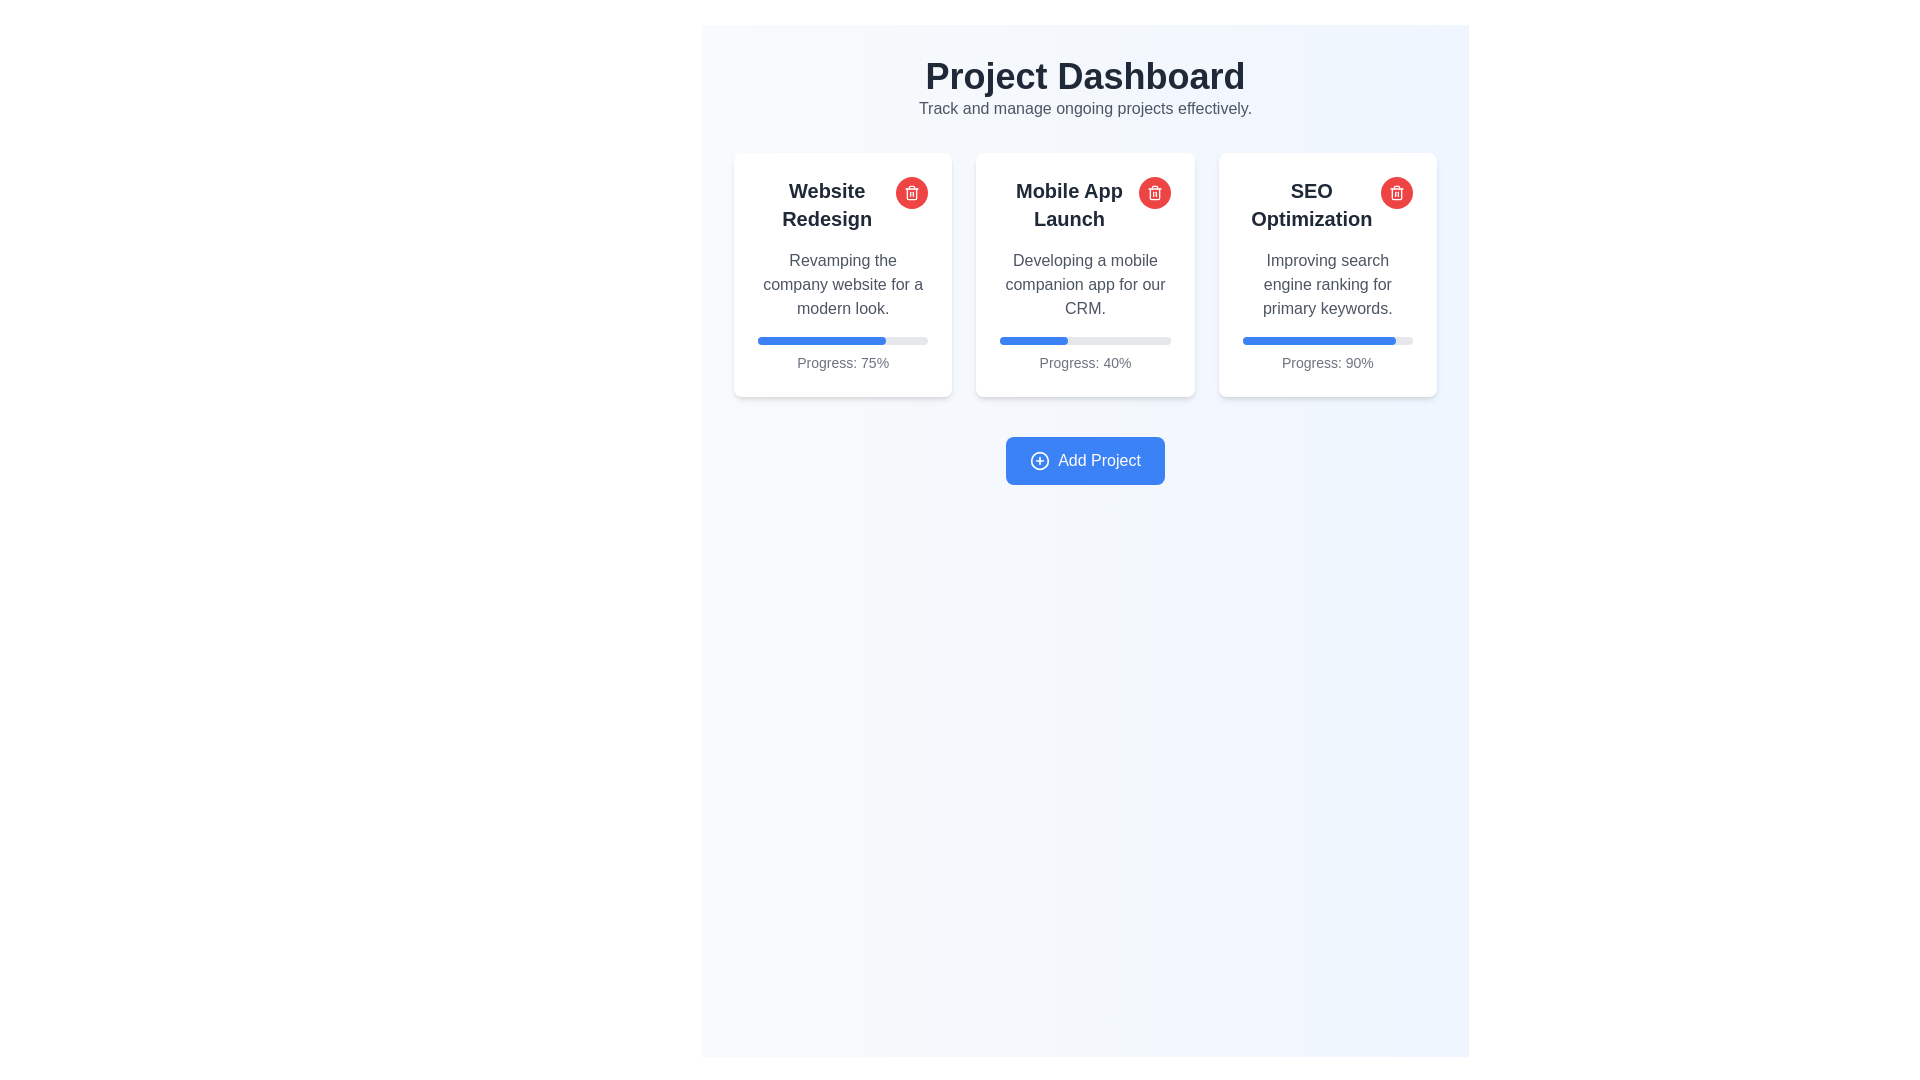 The image size is (1920, 1080). Describe the element at coordinates (1311, 204) in the screenshot. I see `the descriptive title text for the 'SEO Optimization' card located at the top of the third card in the Project Dashboard` at that location.